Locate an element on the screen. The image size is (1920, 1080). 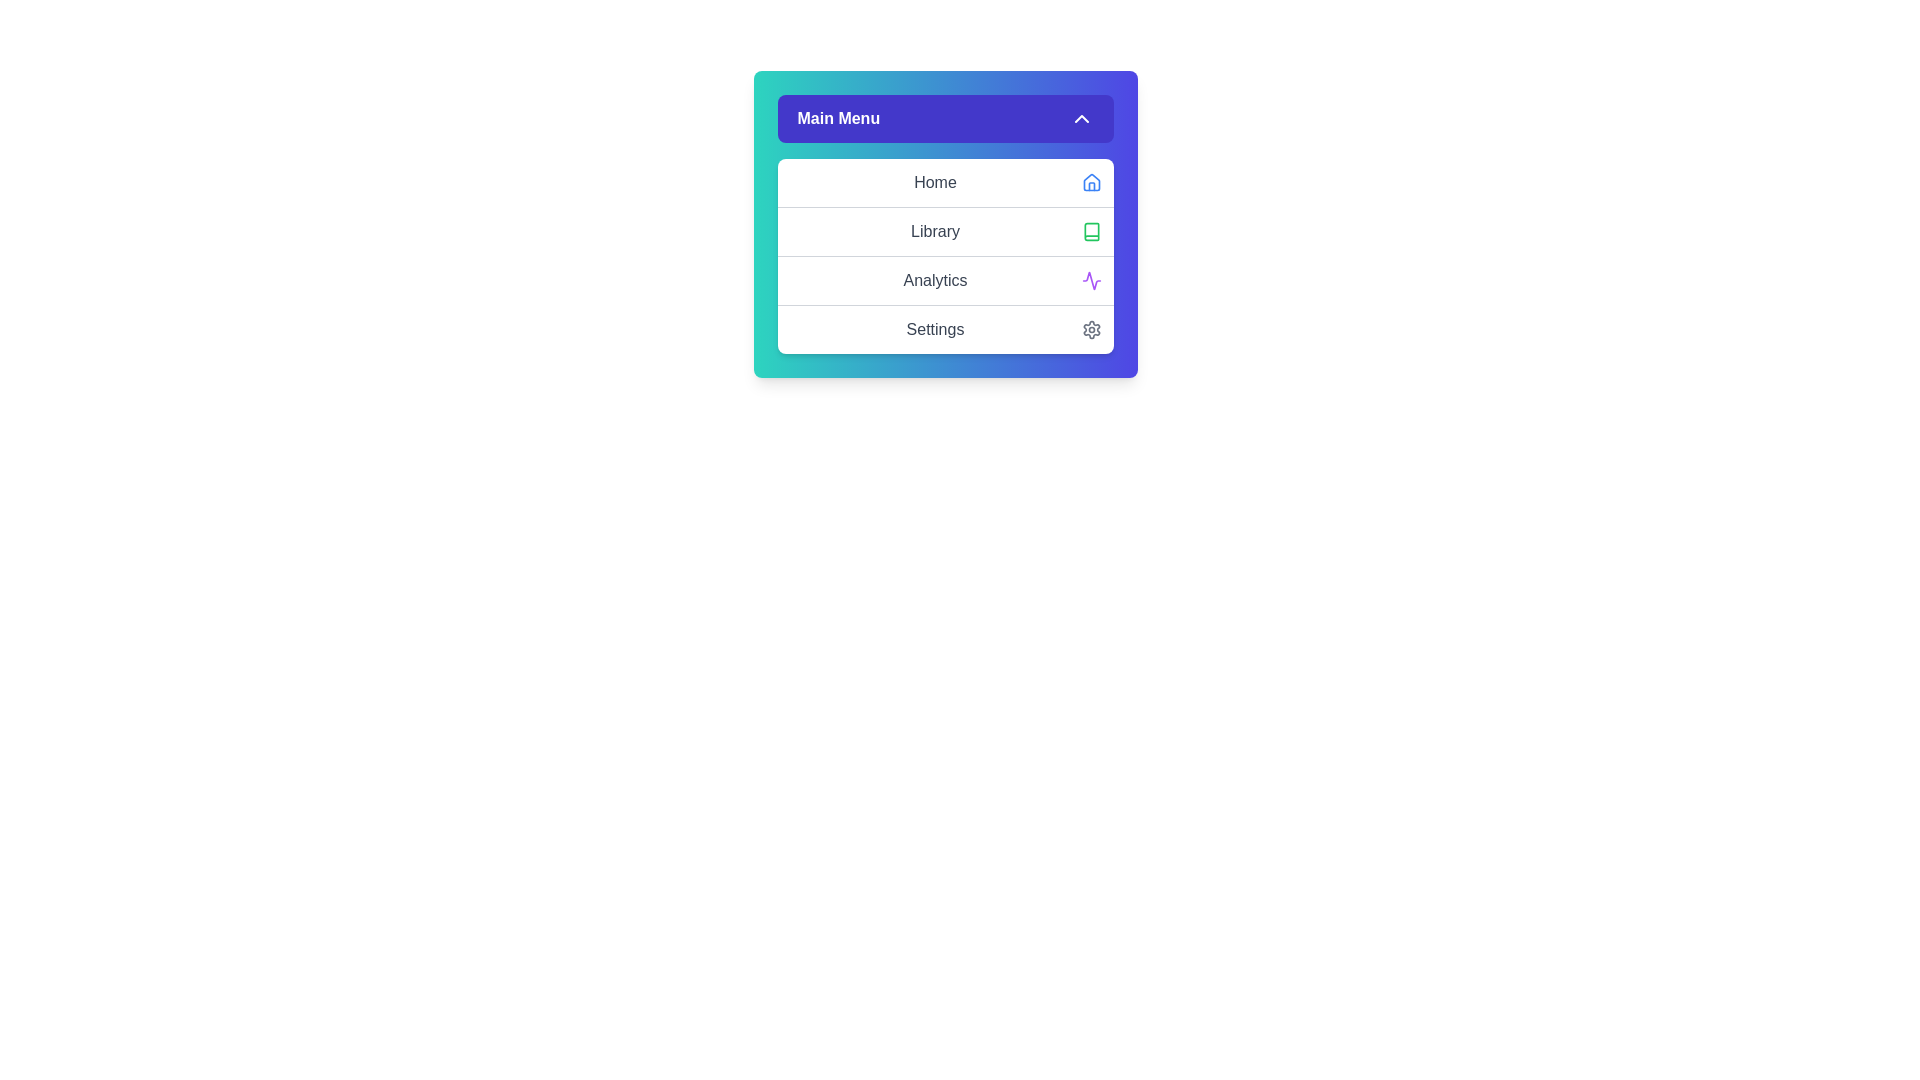
the menu item labeled Library is located at coordinates (944, 230).